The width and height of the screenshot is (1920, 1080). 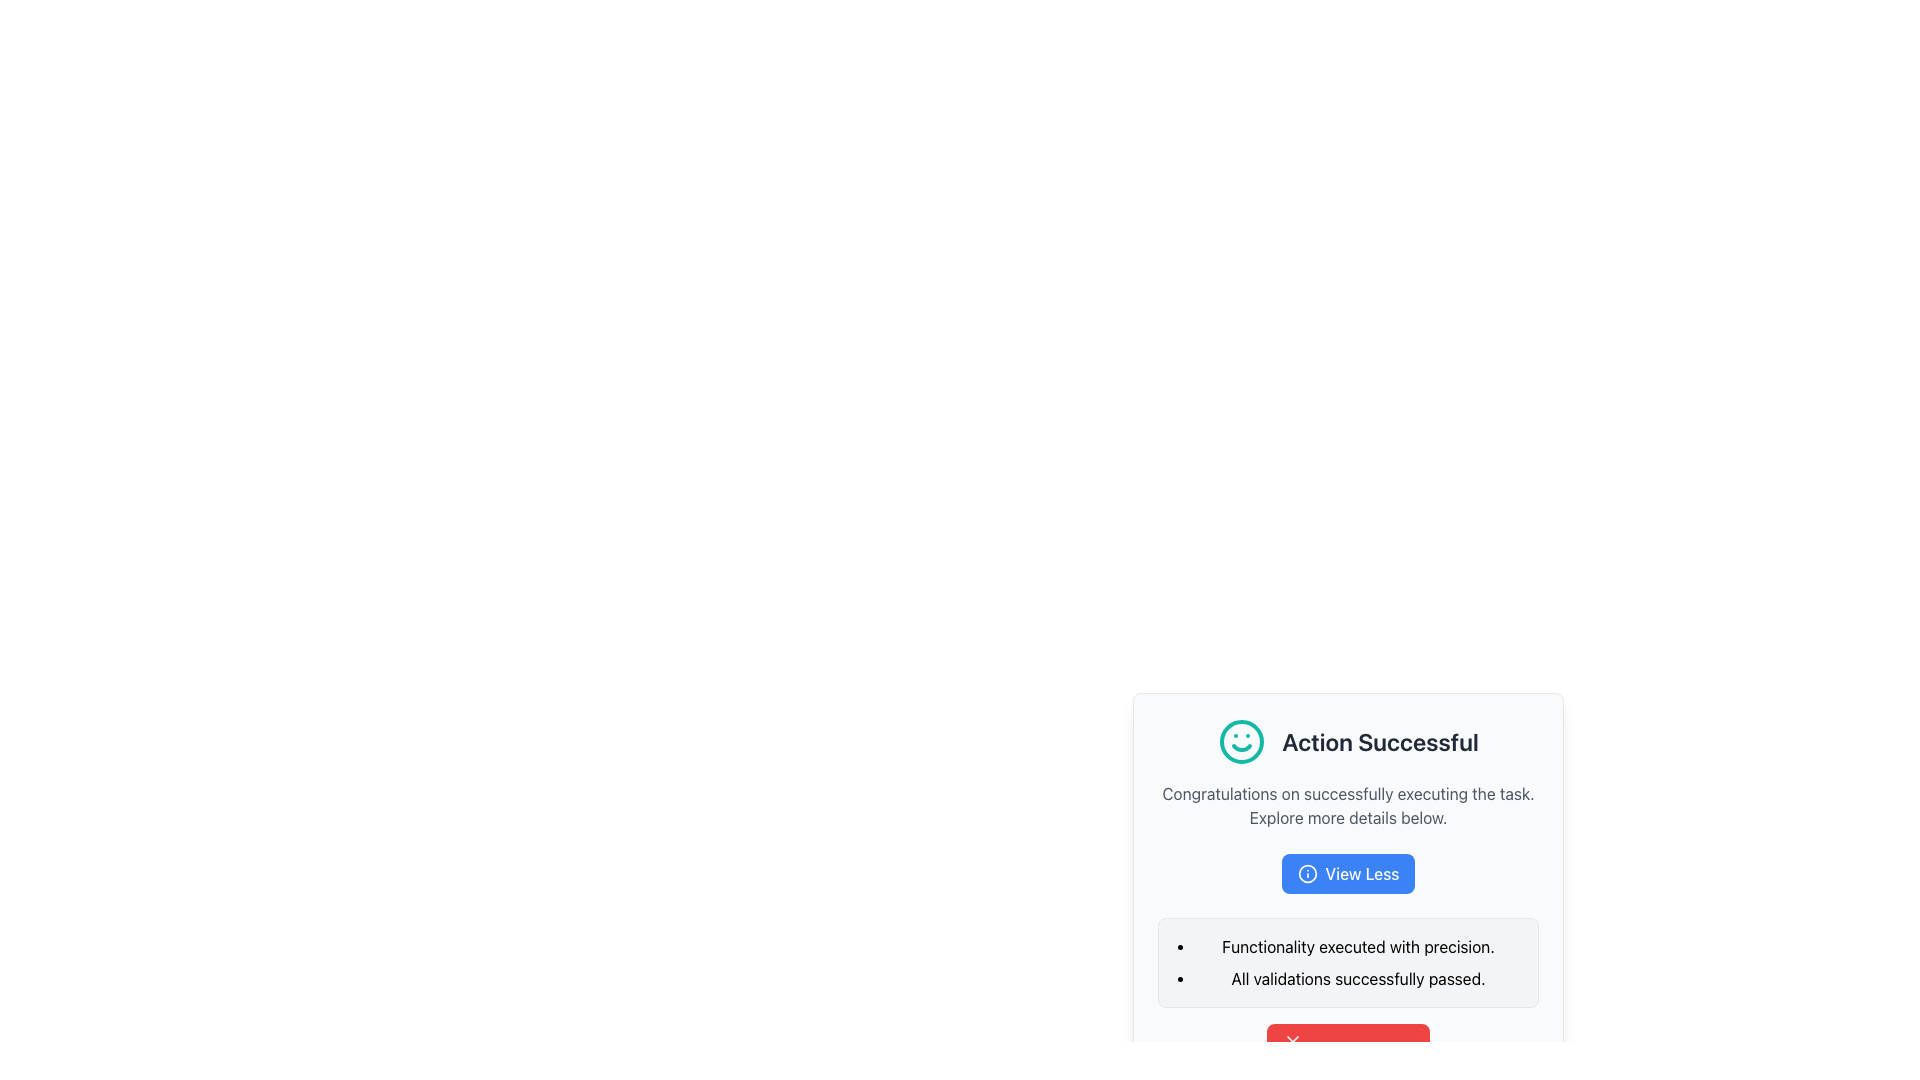 I want to click on the icon inside the red 'Close Notification' button at the bottom-right side of the notification card, so click(x=1292, y=1040).